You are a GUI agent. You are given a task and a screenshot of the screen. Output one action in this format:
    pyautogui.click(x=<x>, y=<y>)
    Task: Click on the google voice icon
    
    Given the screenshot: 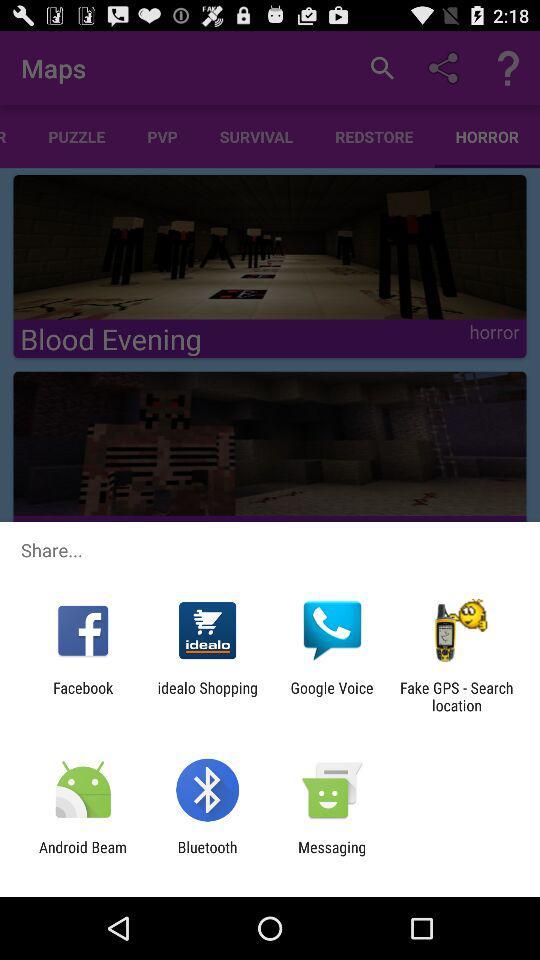 What is the action you would take?
    pyautogui.click(x=332, y=696)
    